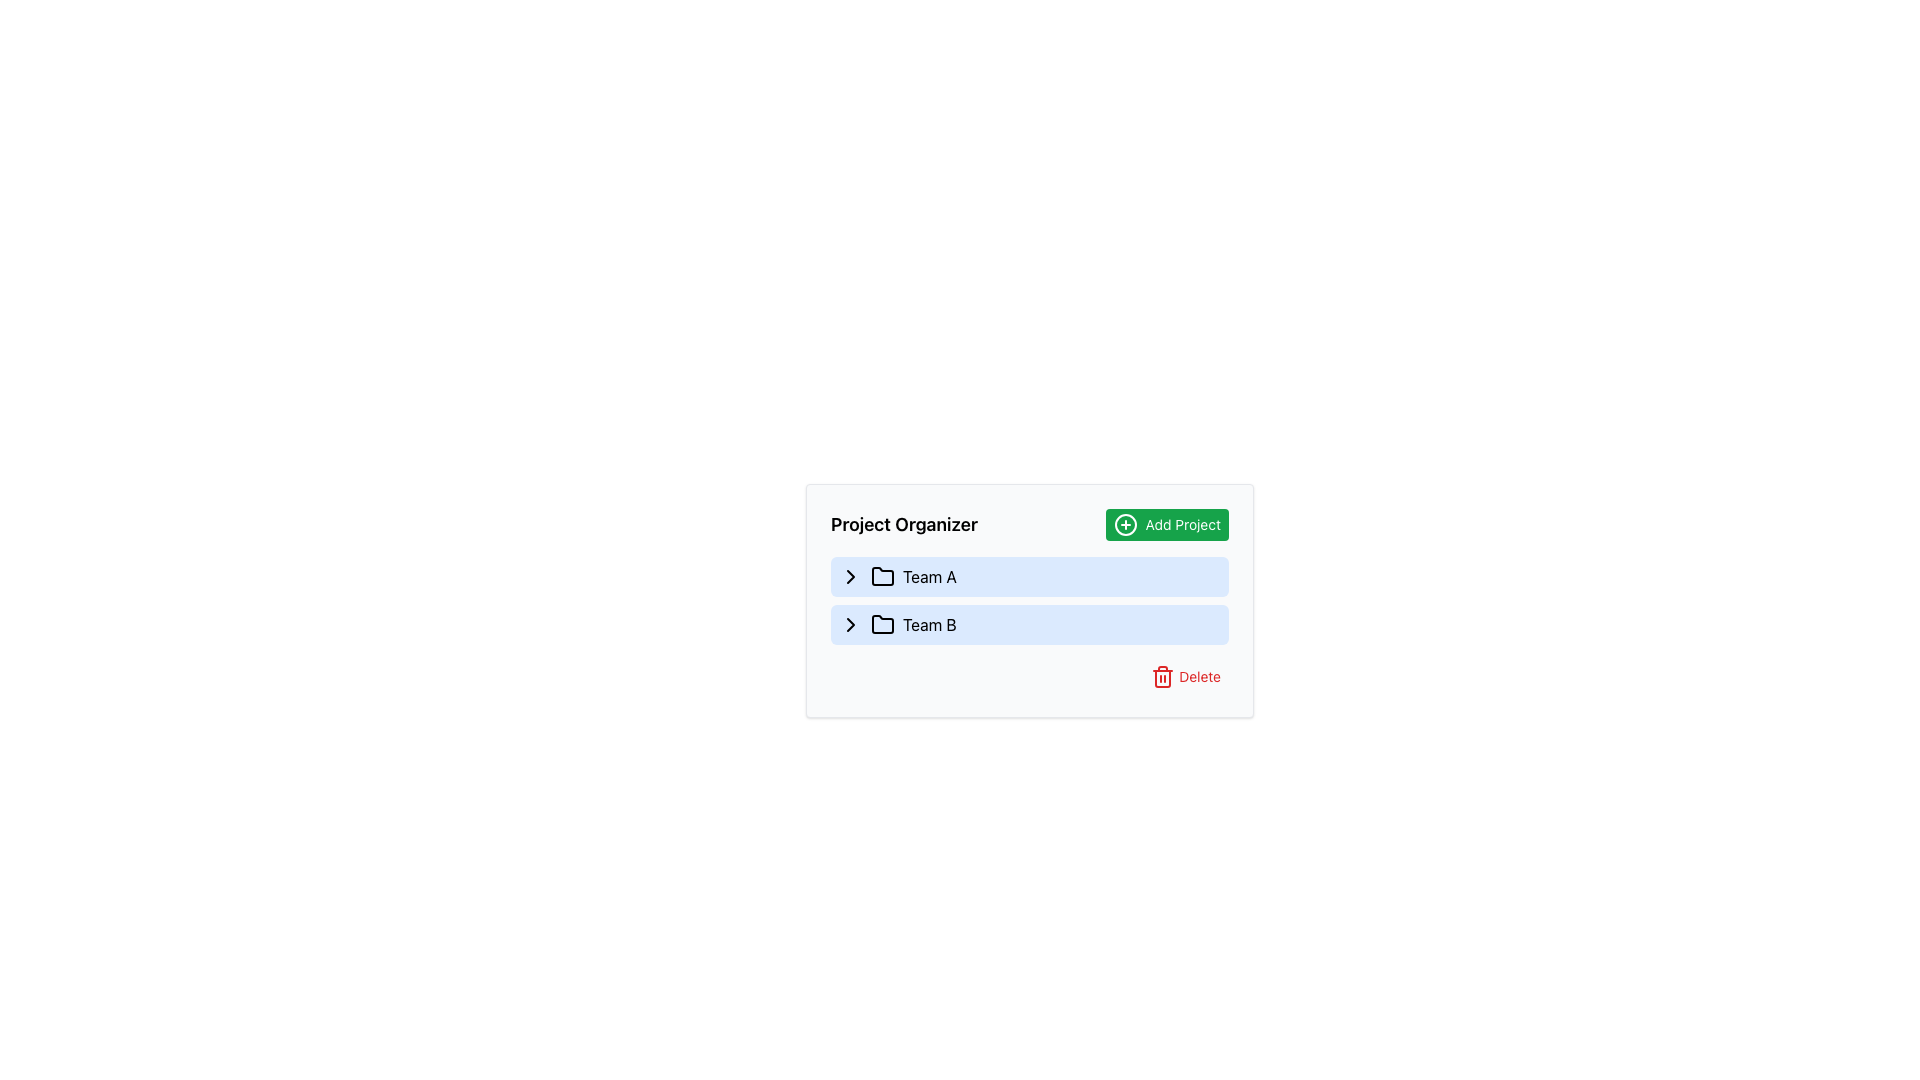  I want to click on the second folder icon in the 'Project Organizer' list, so click(882, 623).